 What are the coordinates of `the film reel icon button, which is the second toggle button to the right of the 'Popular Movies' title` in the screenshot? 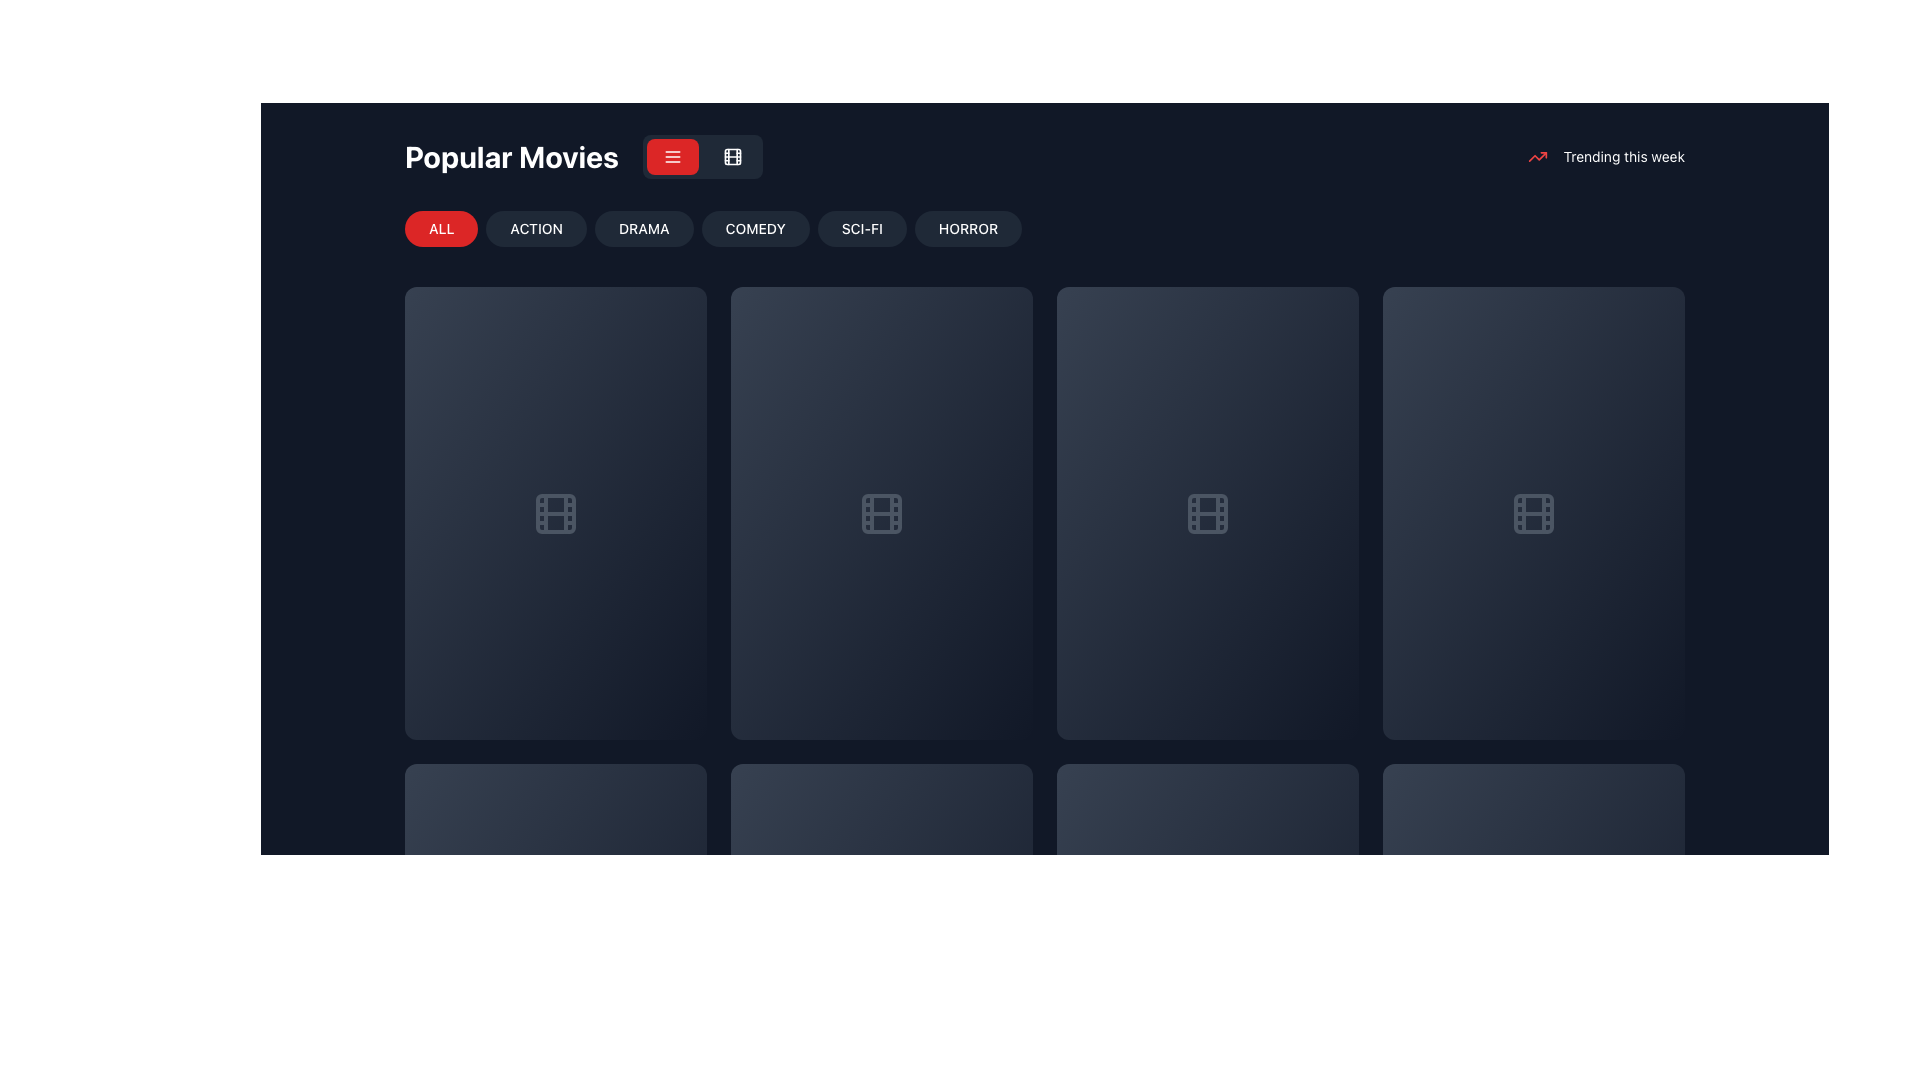 It's located at (732, 156).